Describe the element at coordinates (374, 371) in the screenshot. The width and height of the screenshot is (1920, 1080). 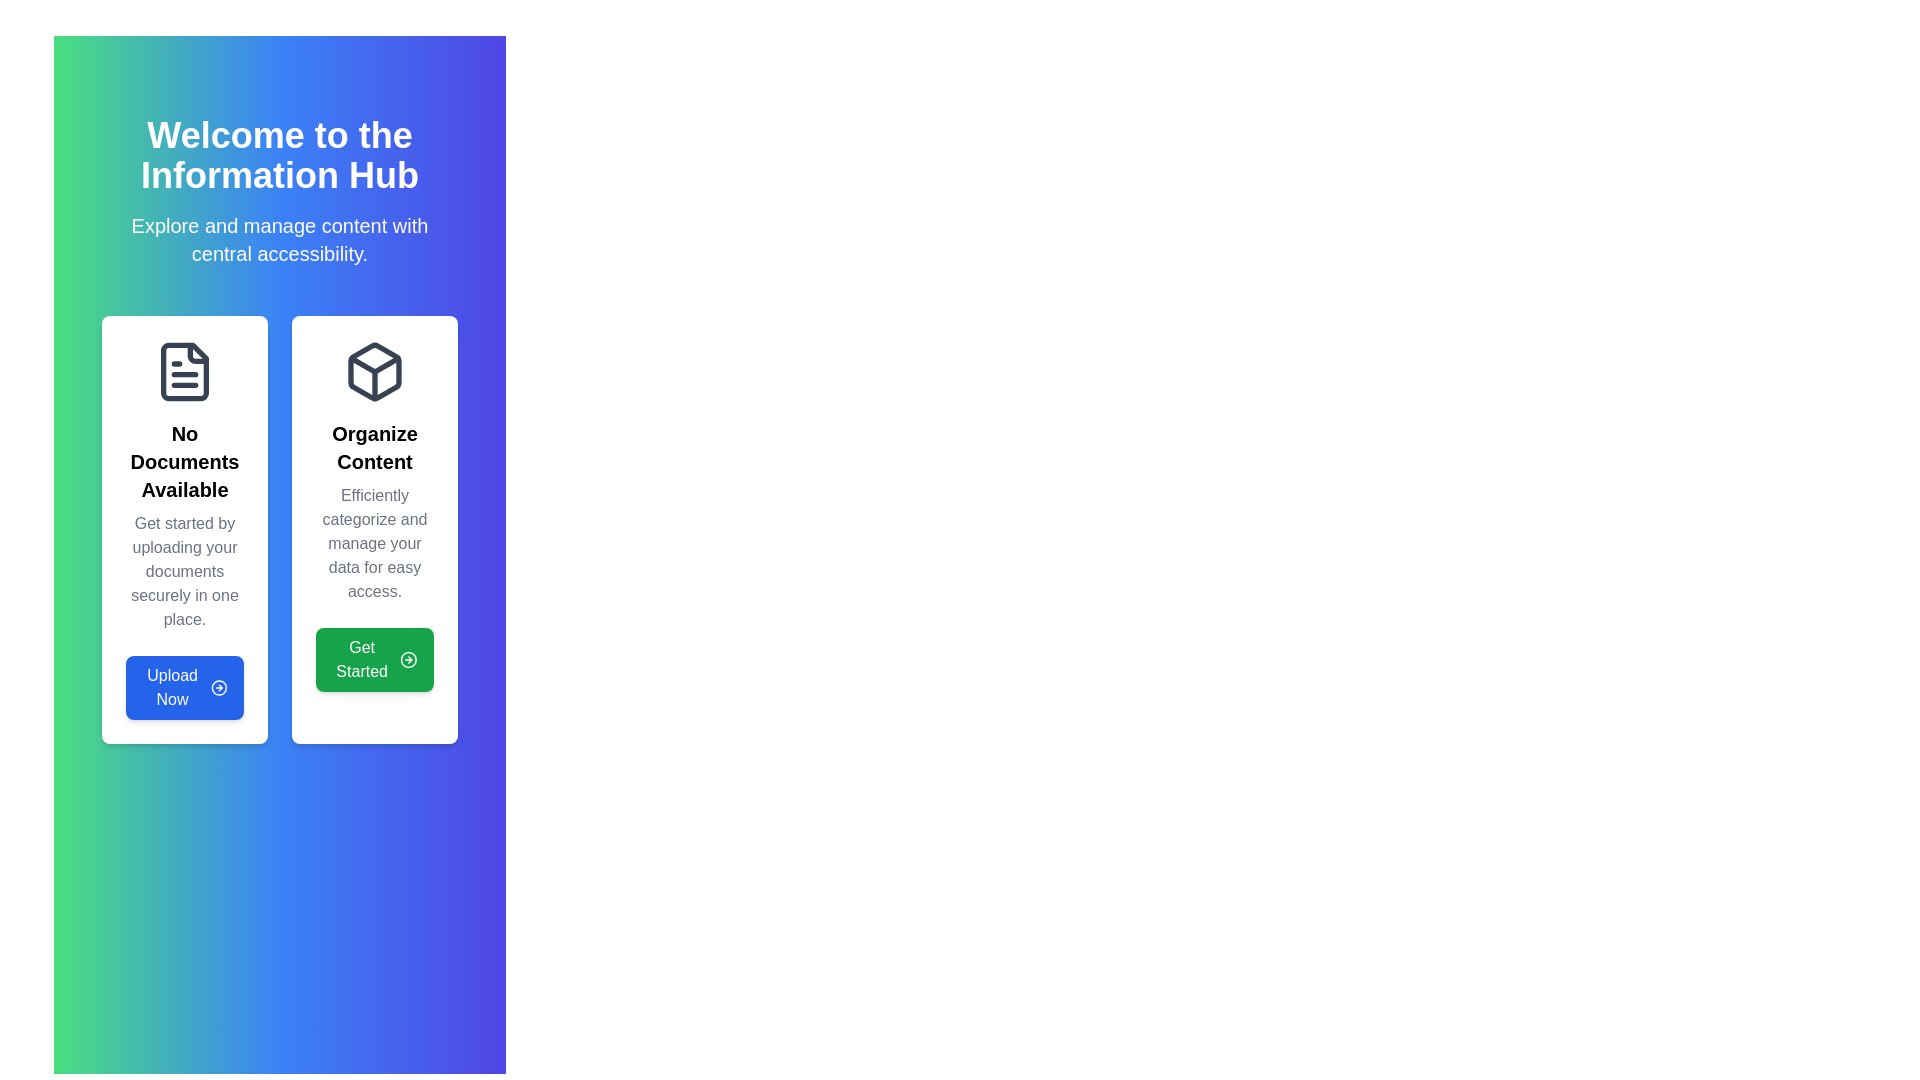
I see `the 'Organize Content' icon located at the top of the panel dedicated to organizational tasks, positioned on the right side of the main interface` at that location.